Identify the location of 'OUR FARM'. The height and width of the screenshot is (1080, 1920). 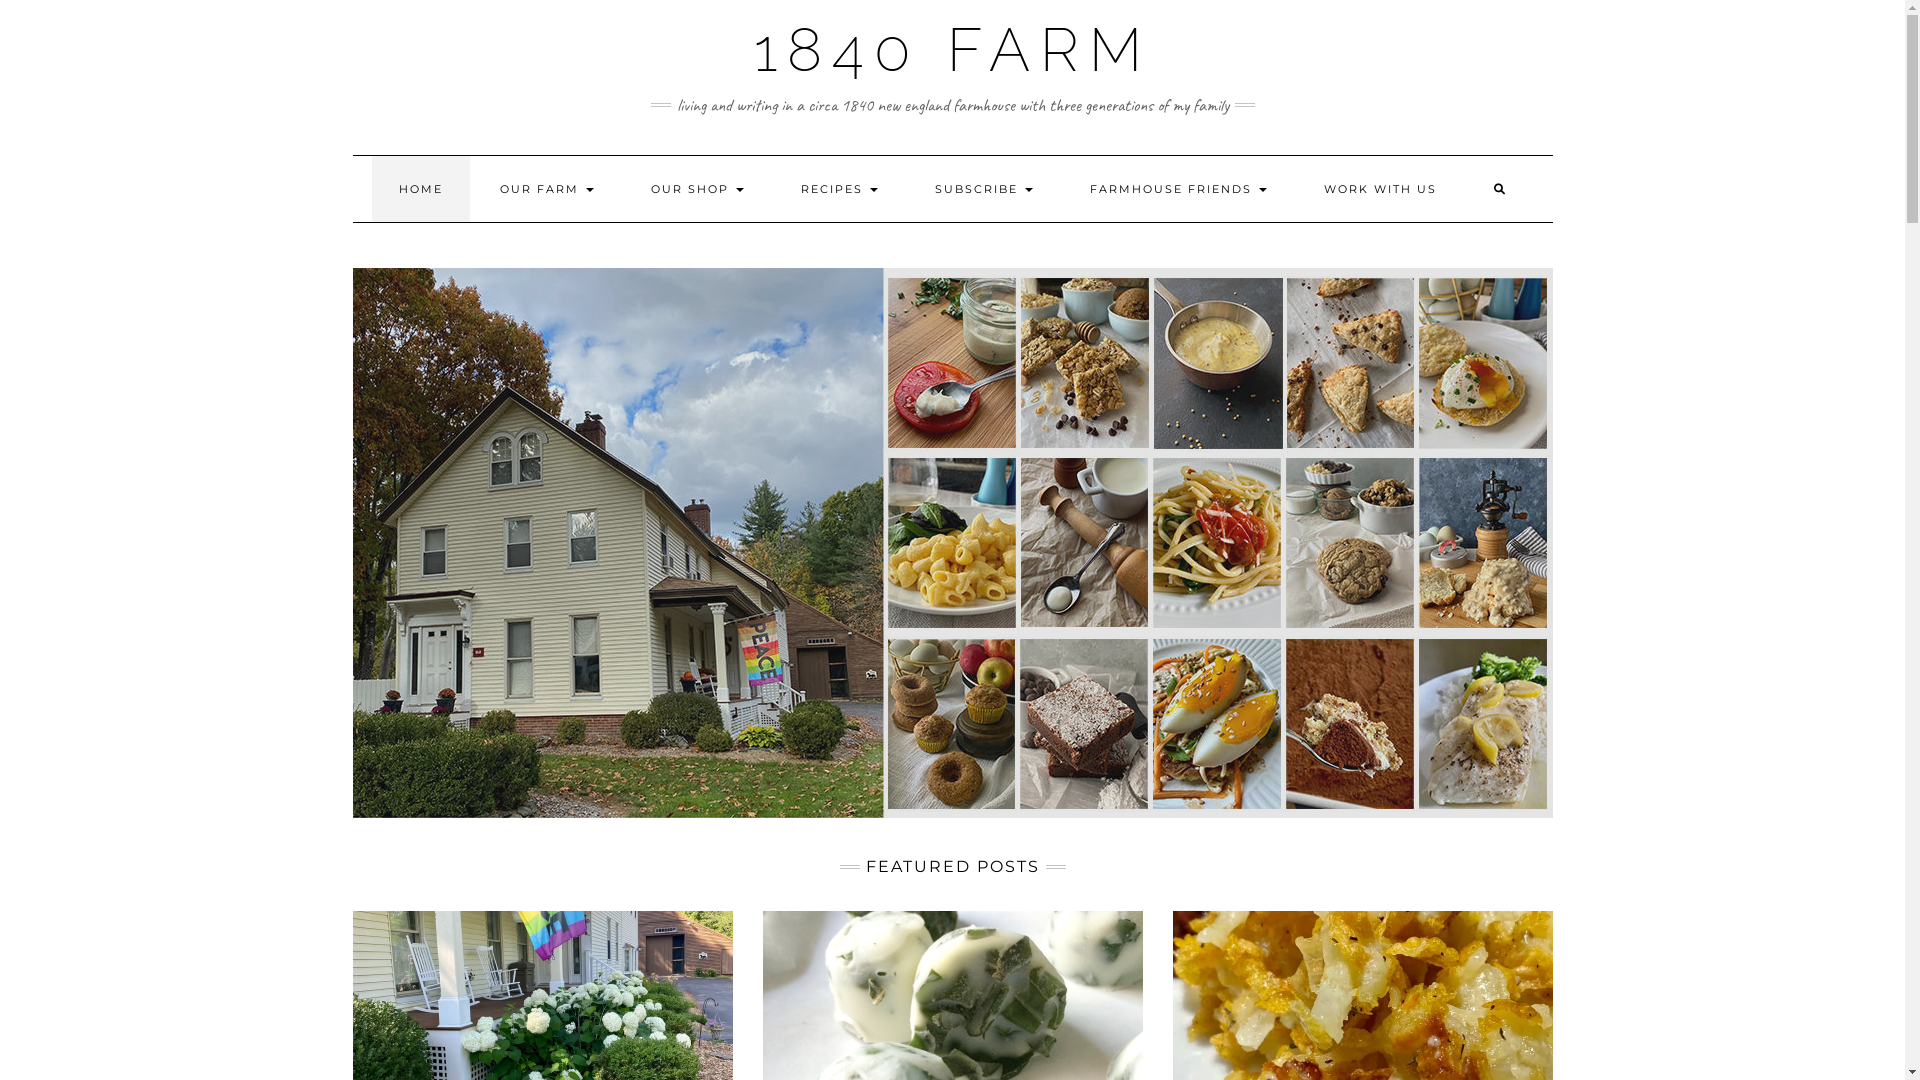
(546, 189).